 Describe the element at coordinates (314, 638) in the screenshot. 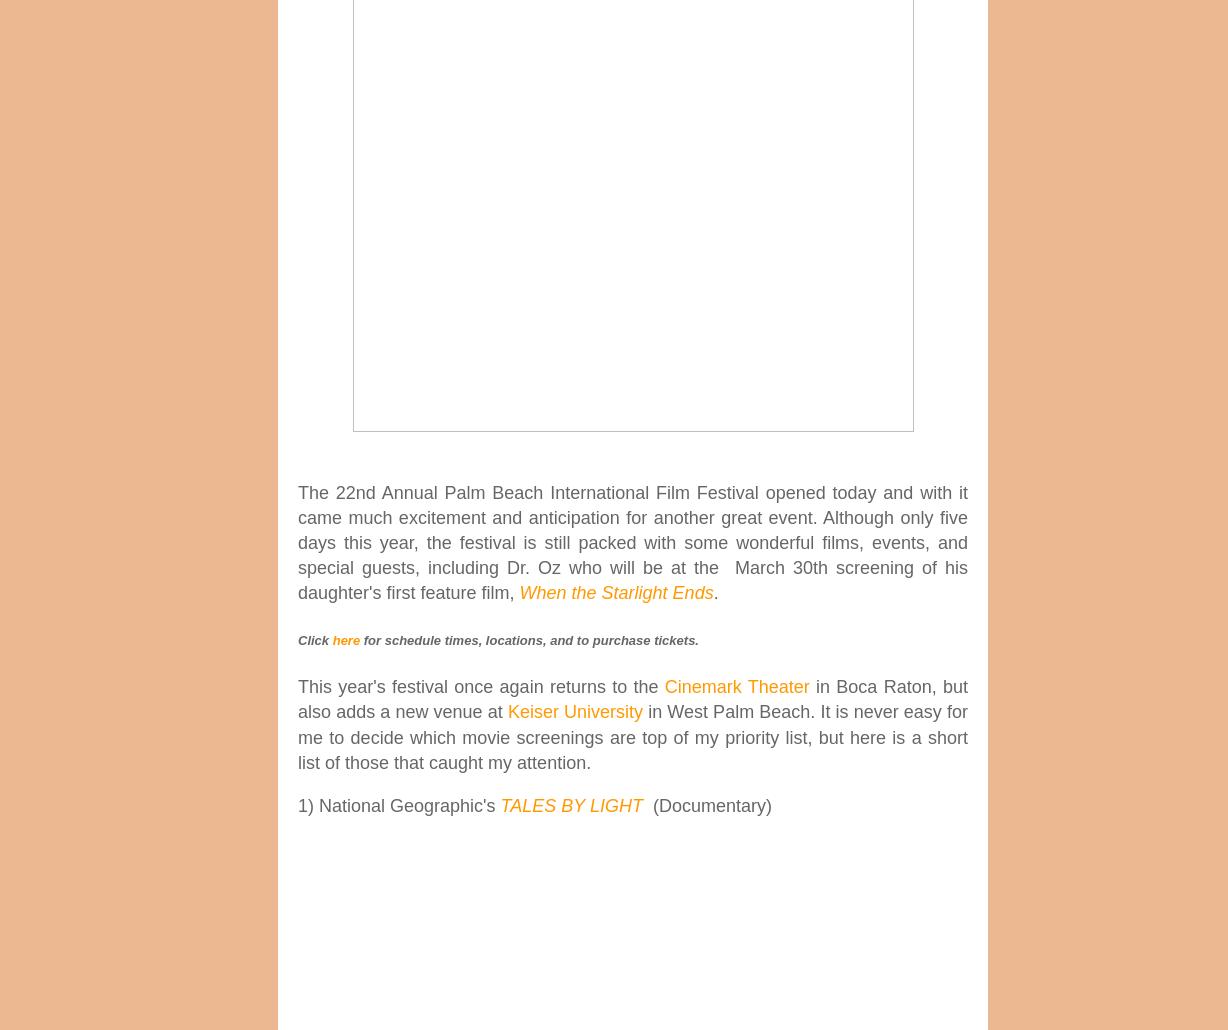

I see `'Click'` at that location.